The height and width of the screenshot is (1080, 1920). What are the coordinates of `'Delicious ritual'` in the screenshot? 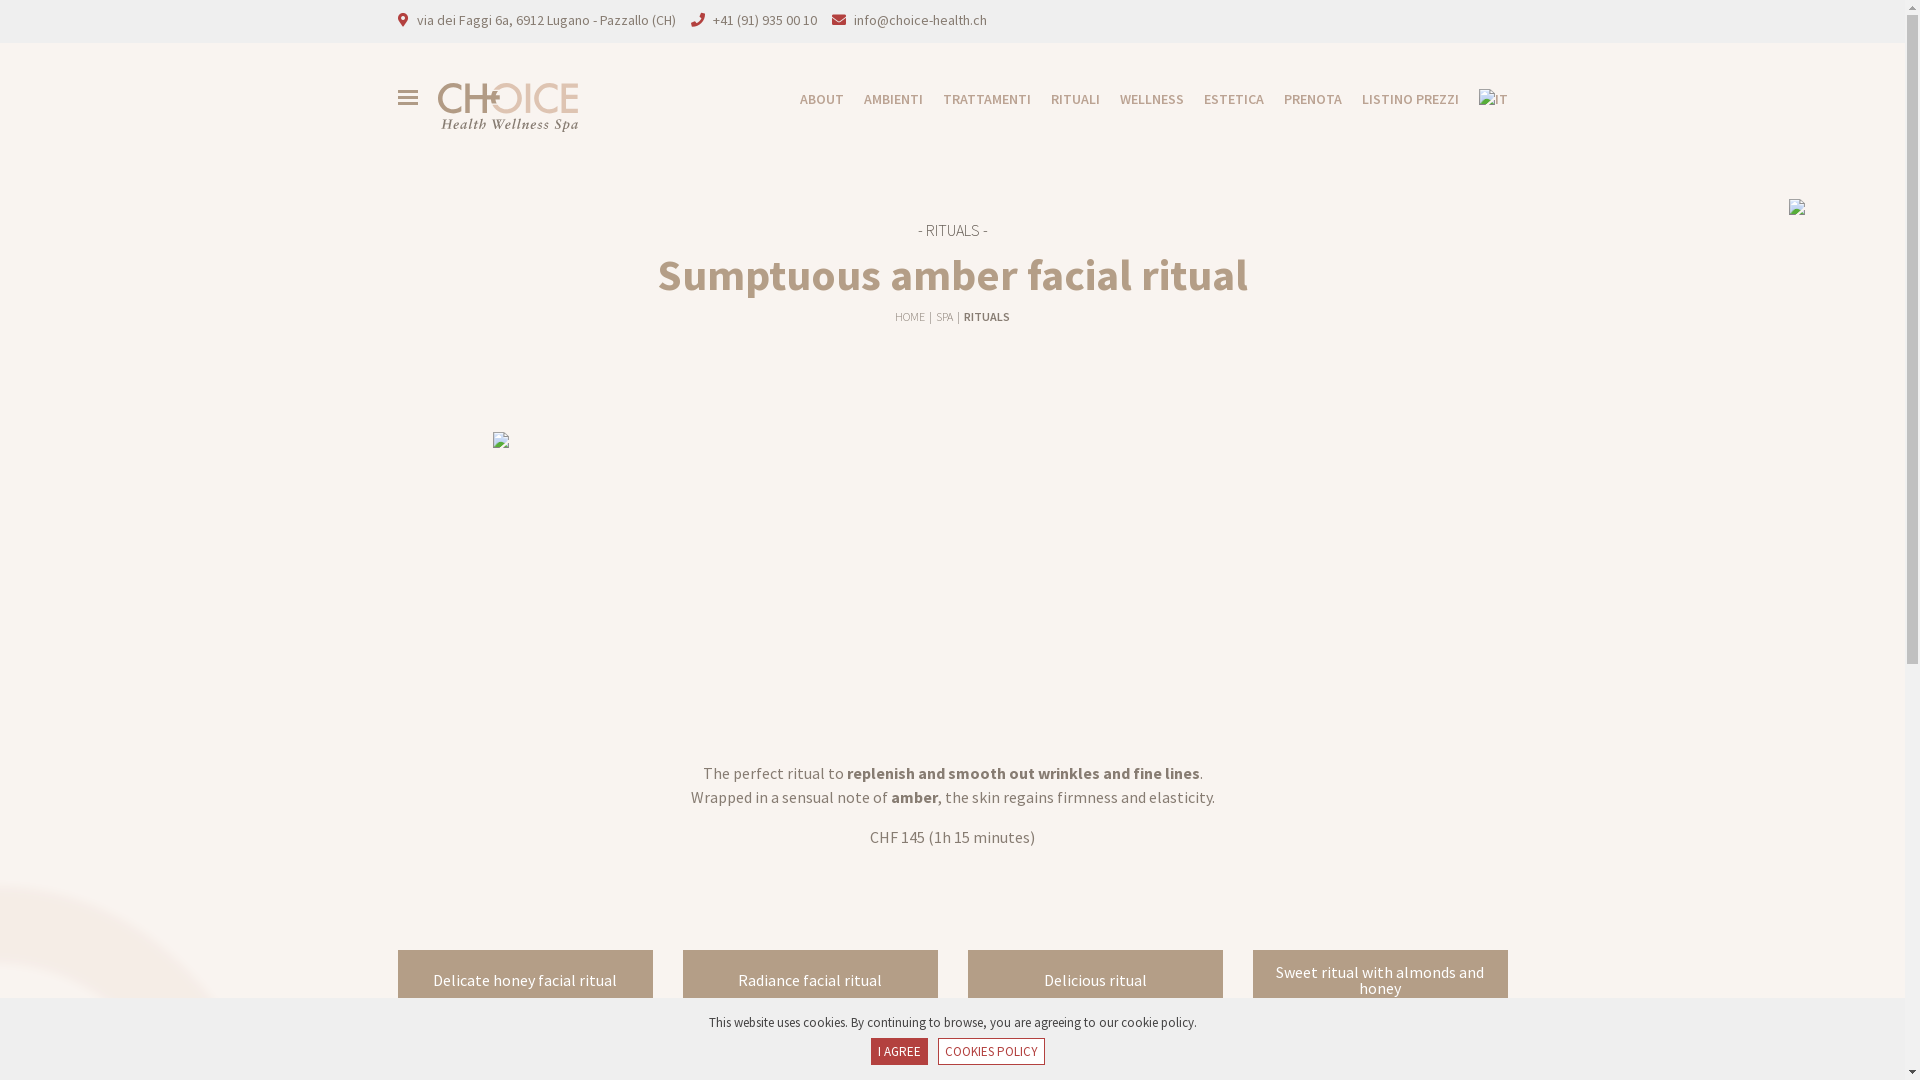 It's located at (968, 978).